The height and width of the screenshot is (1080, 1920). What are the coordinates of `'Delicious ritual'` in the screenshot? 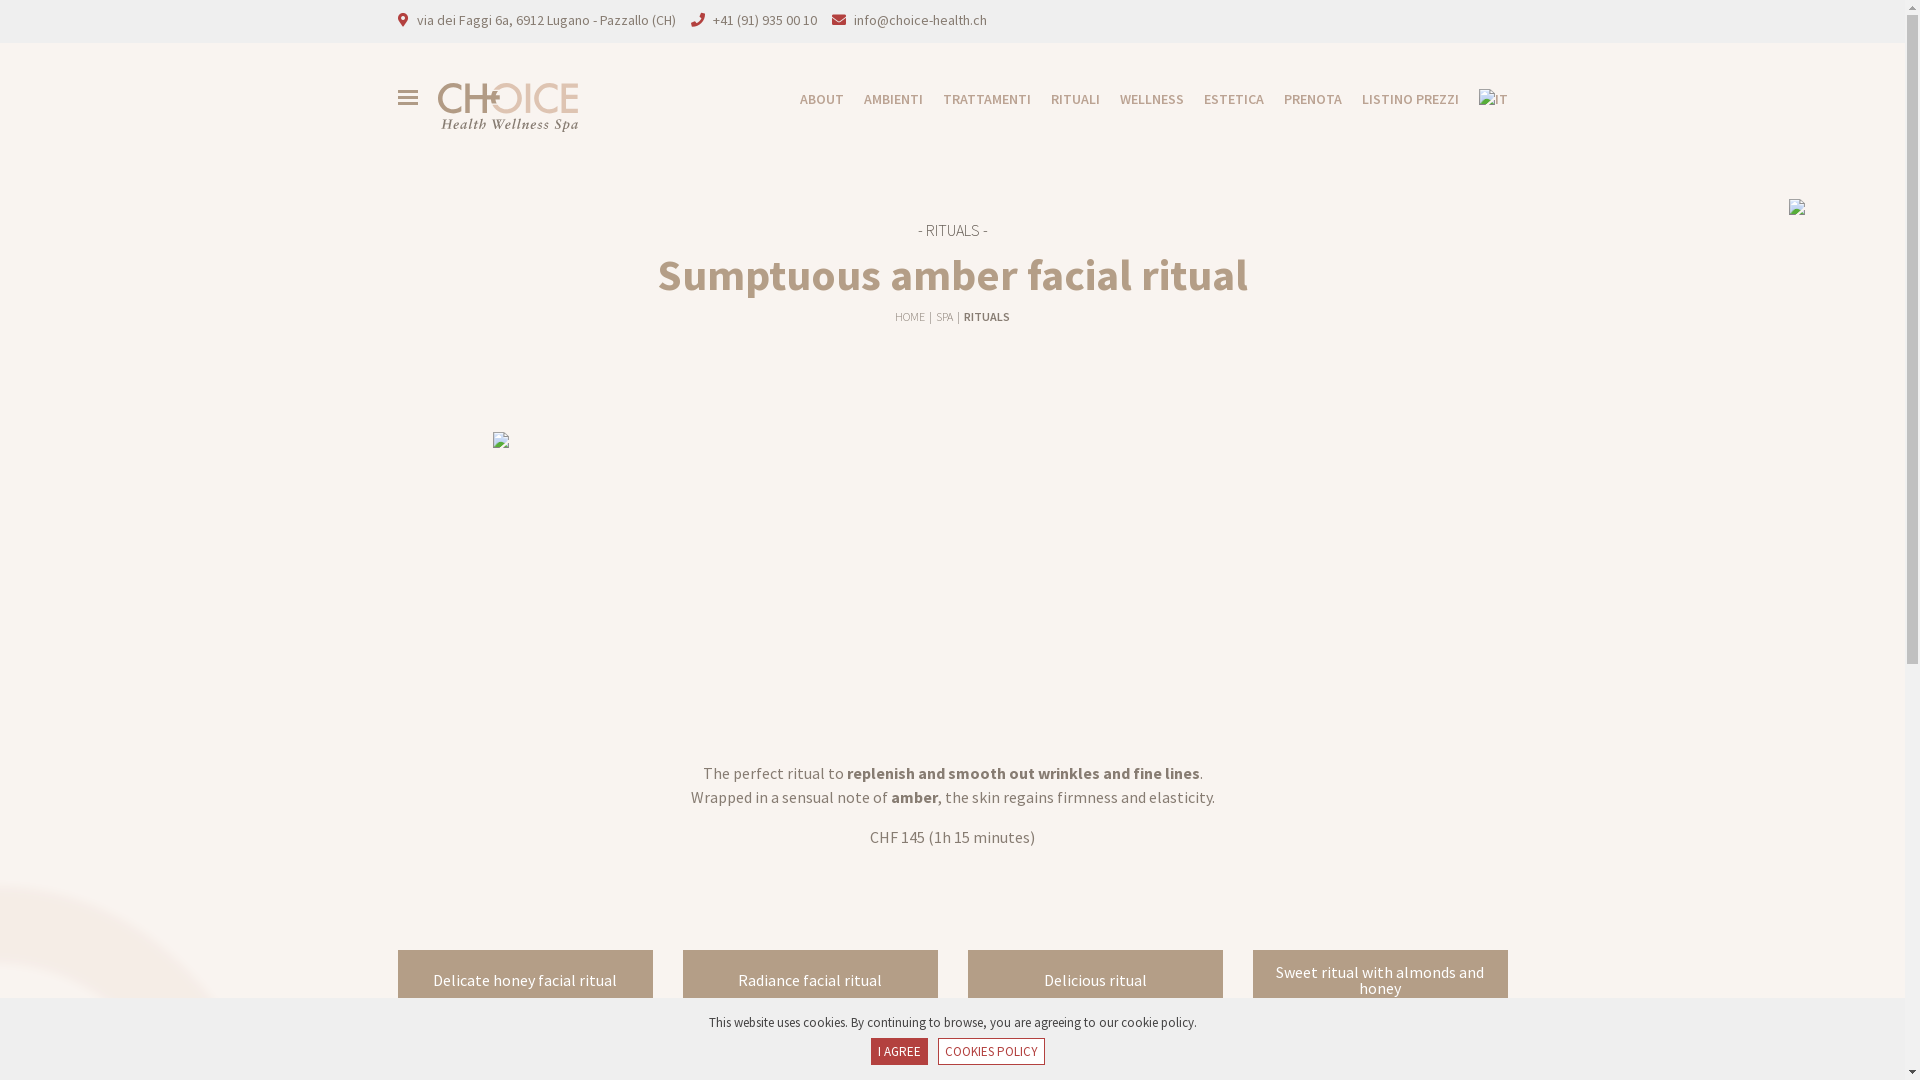 It's located at (968, 978).